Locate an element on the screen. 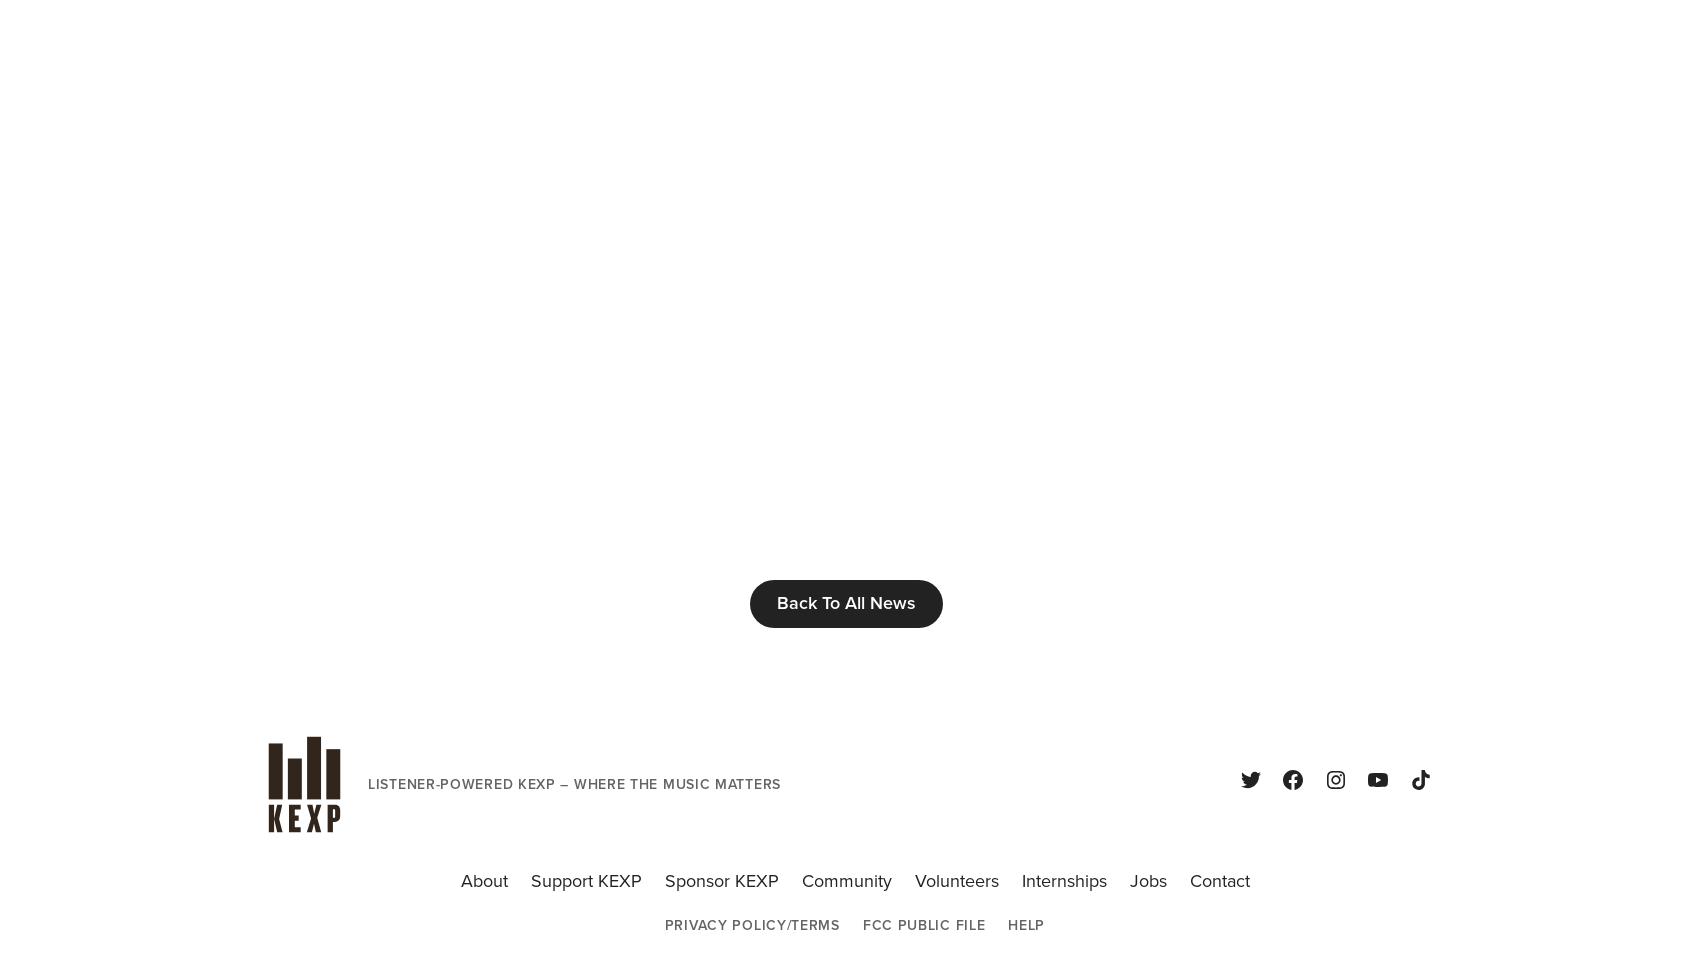  'Internships' is located at coordinates (1019, 881).